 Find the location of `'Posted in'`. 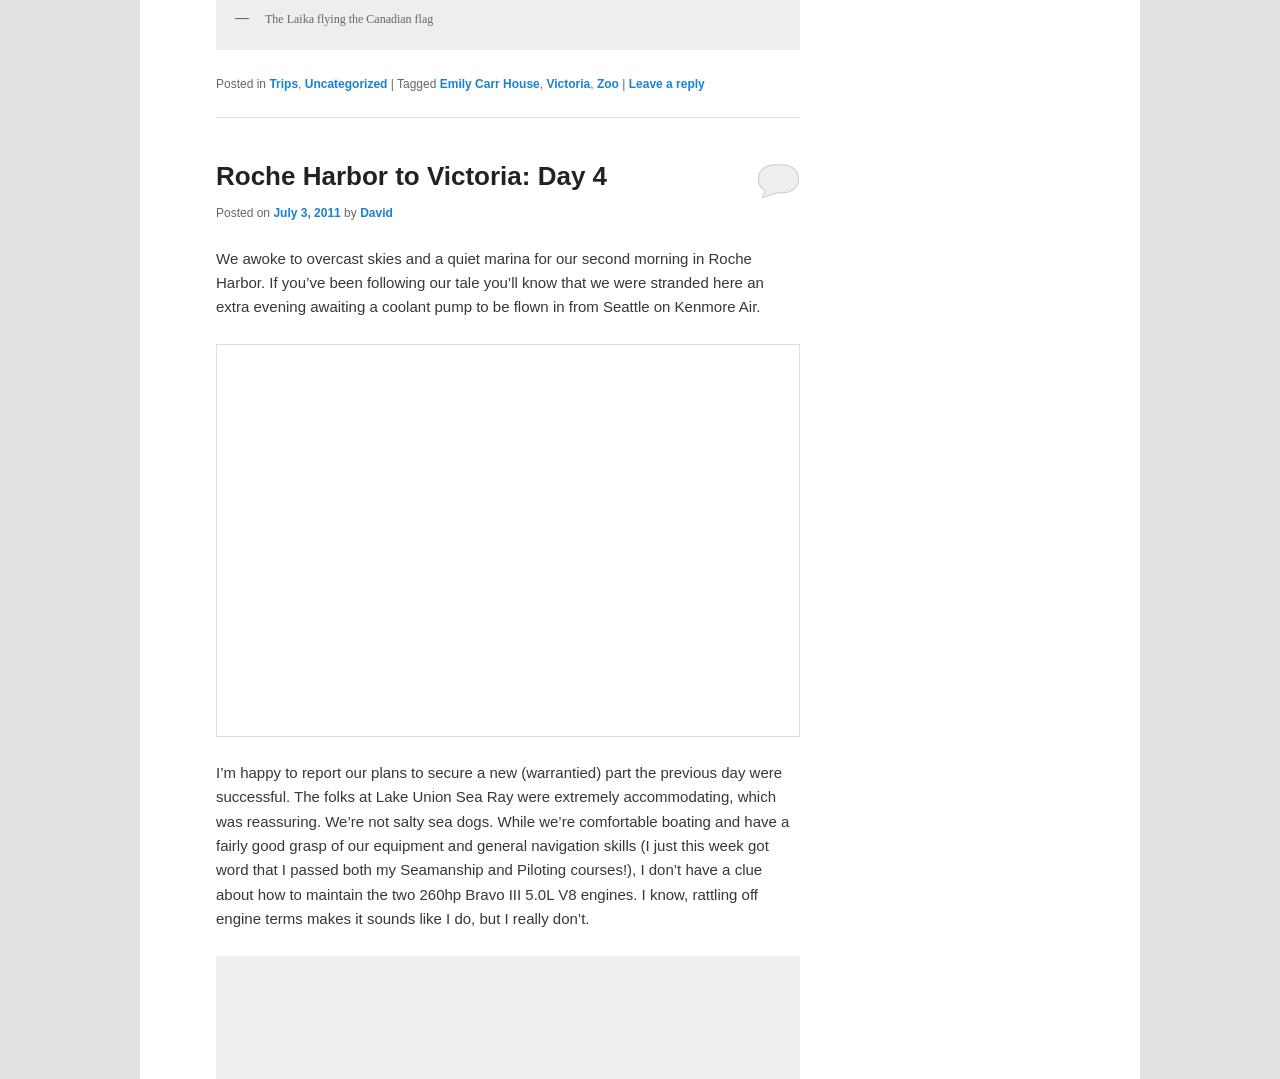

'Posted in' is located at coordinates (240, 81).